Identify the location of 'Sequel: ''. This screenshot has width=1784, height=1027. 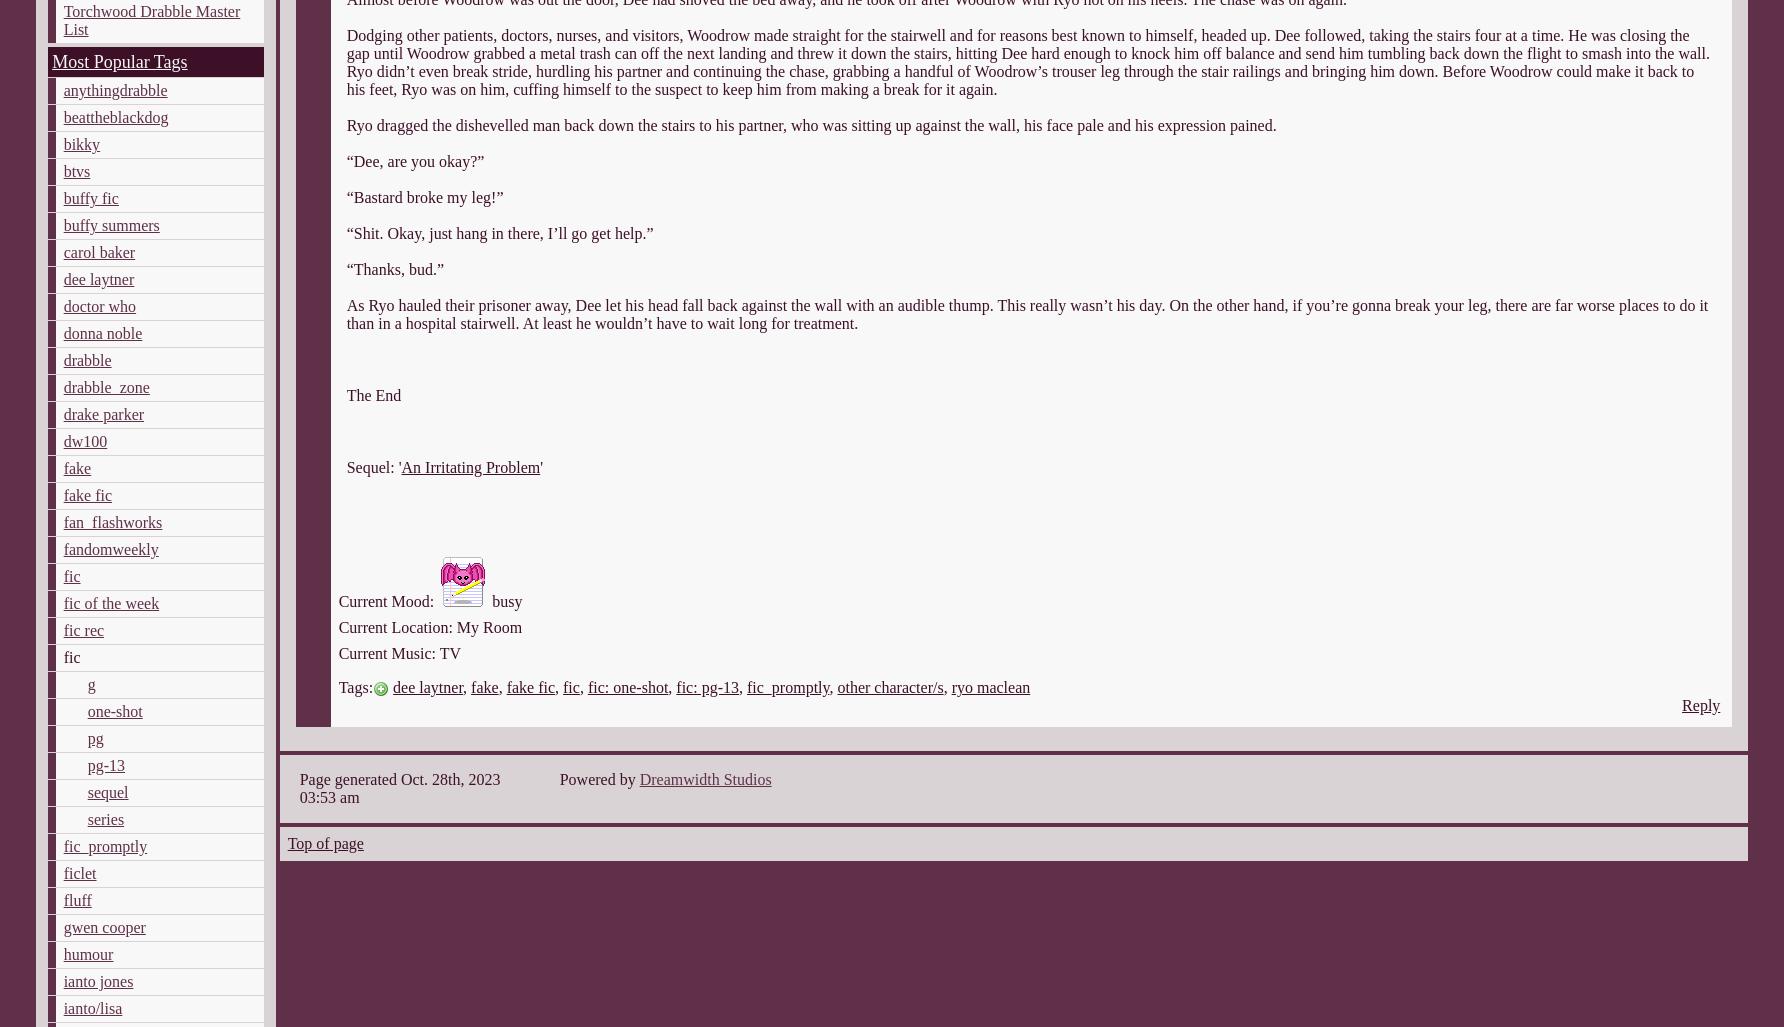
(372, 467).